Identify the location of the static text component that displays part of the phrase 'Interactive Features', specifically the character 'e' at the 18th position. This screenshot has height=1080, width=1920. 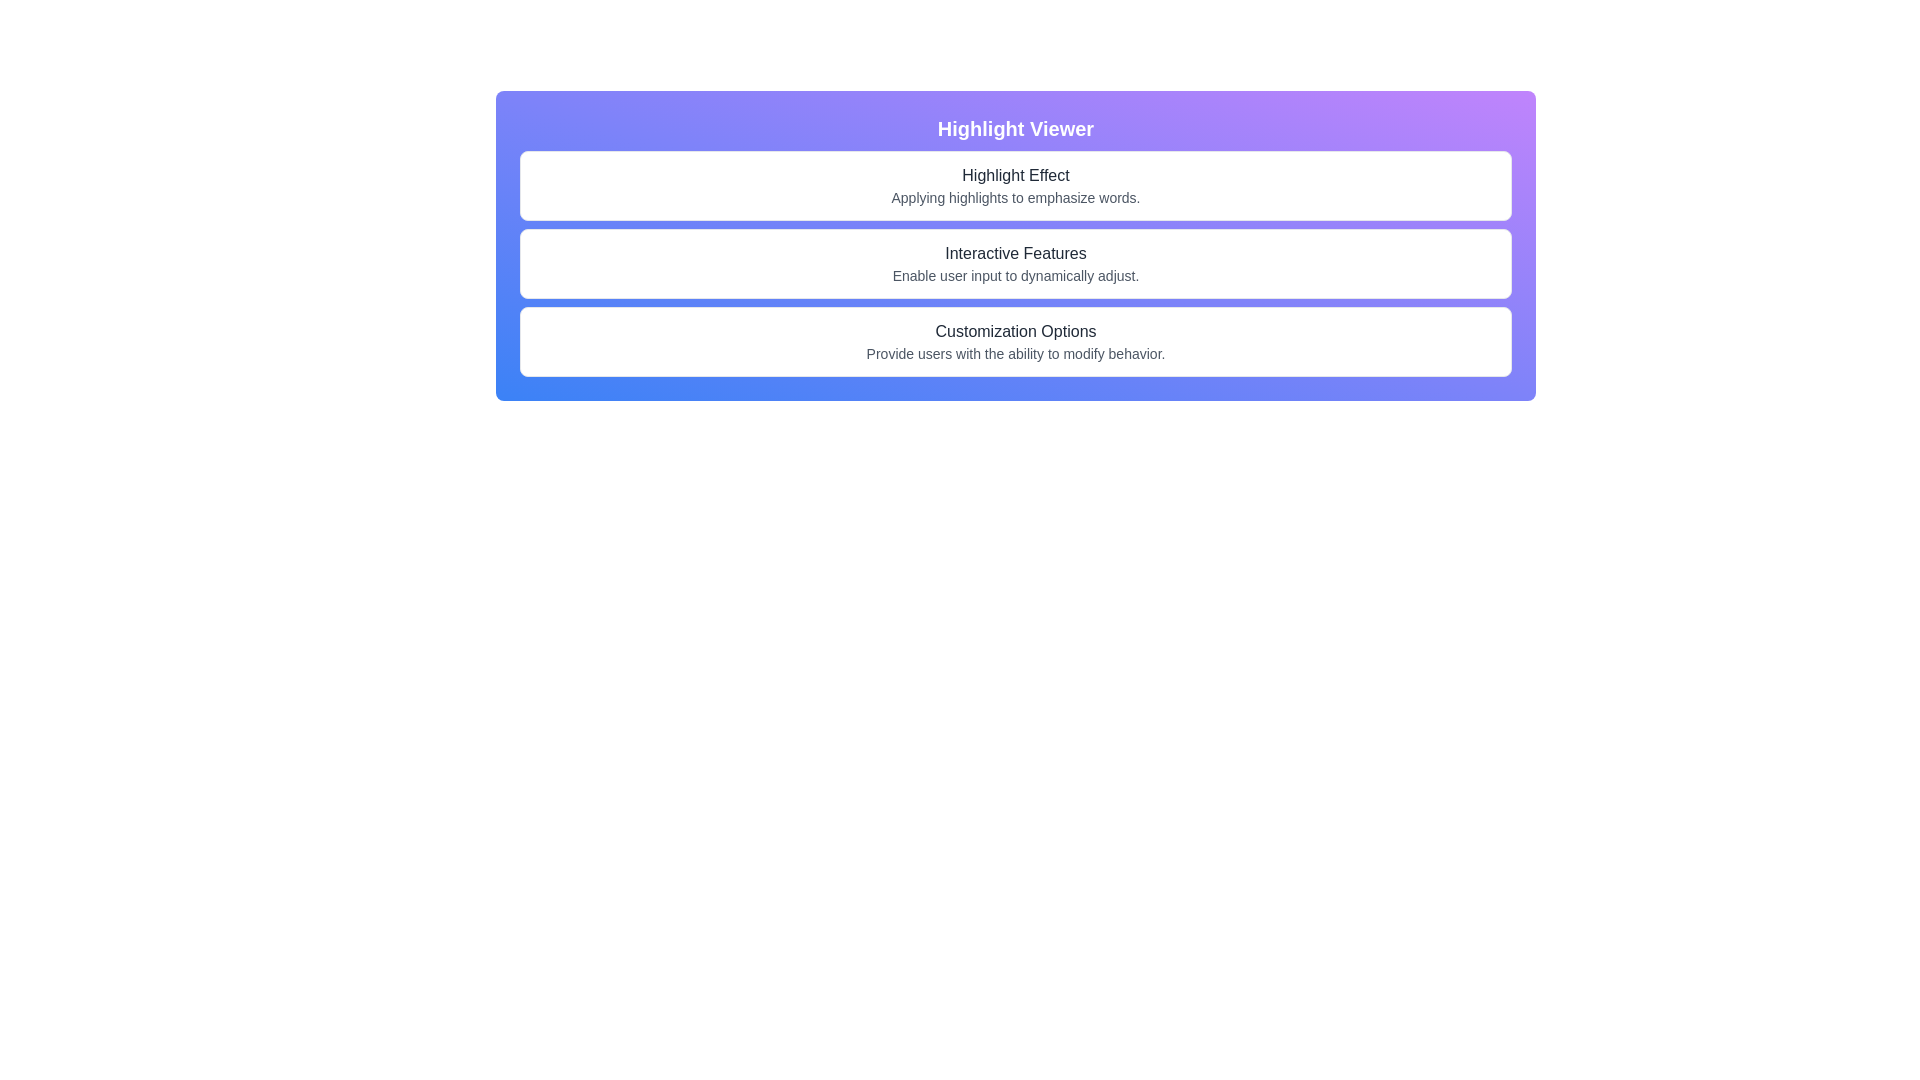
(1073, 252).